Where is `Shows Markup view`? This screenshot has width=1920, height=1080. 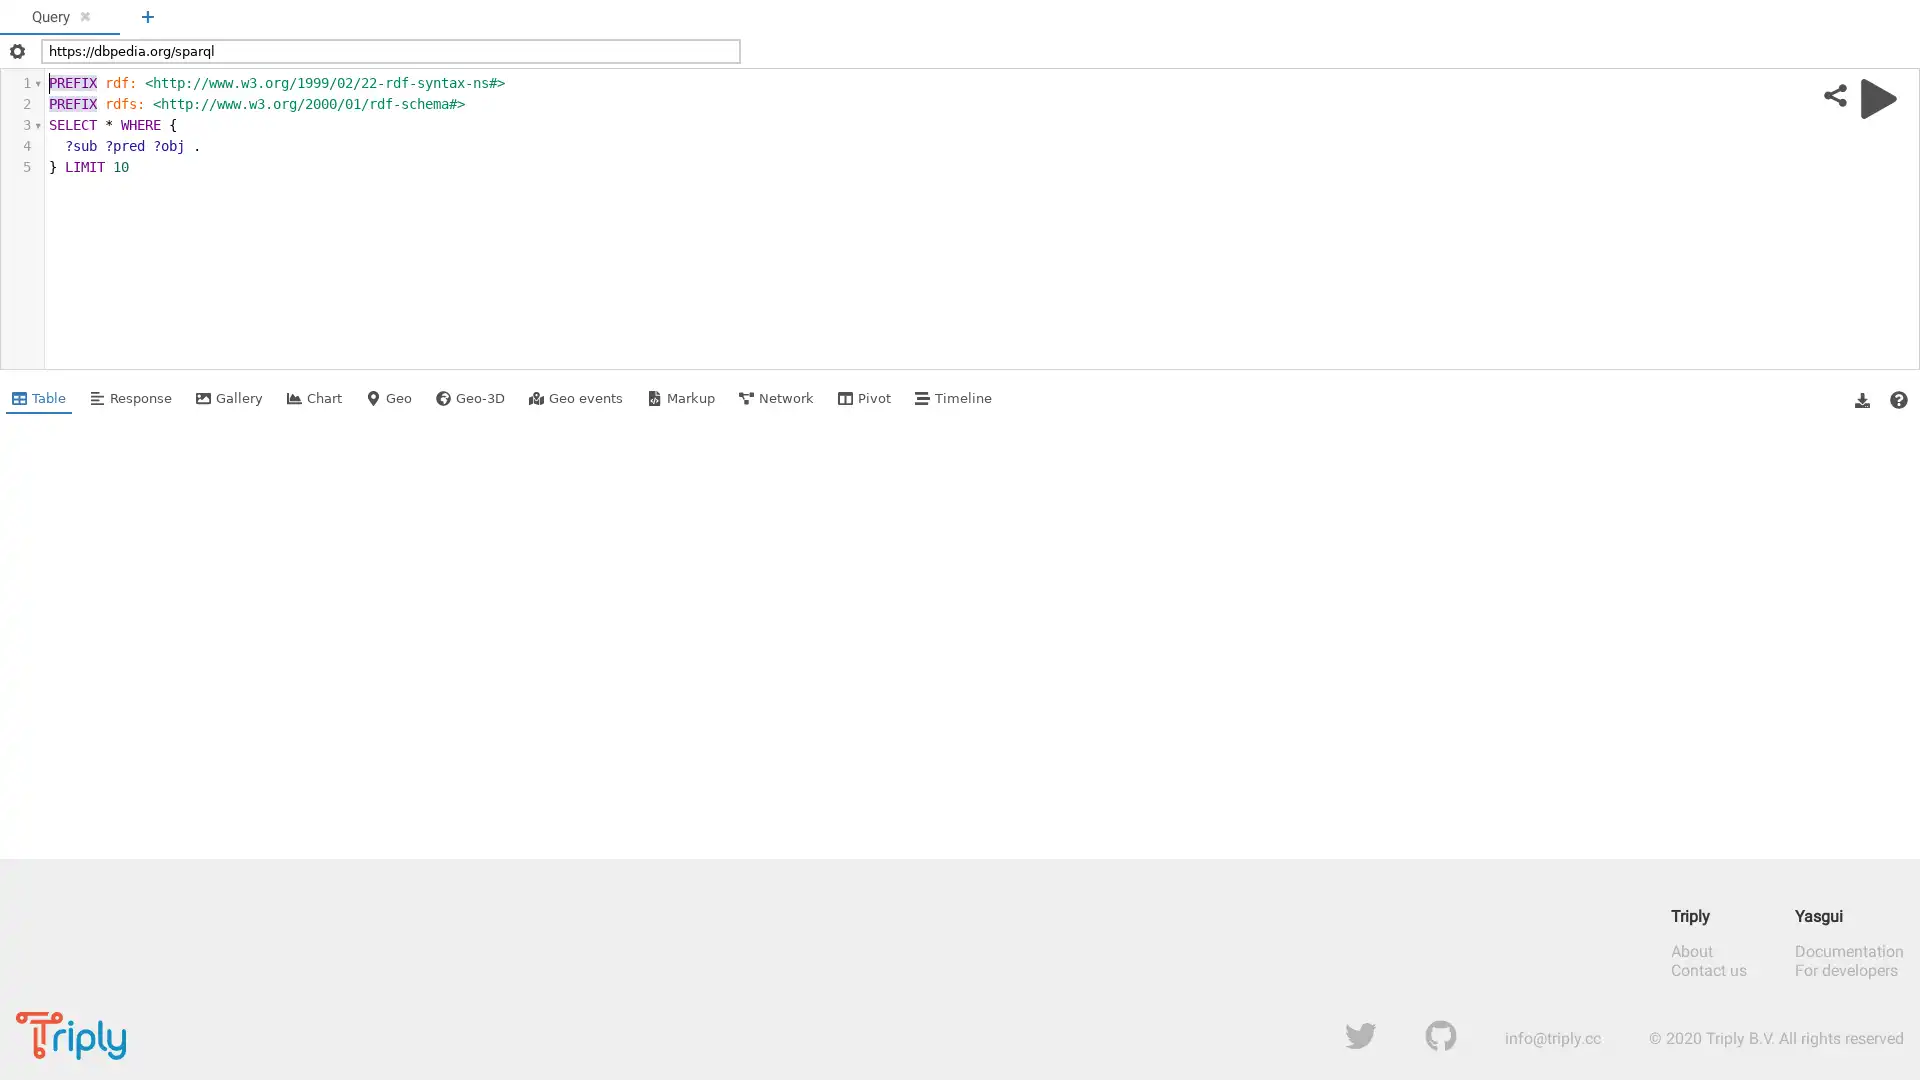 Shows Markup view is located at coordinates (681, 399).